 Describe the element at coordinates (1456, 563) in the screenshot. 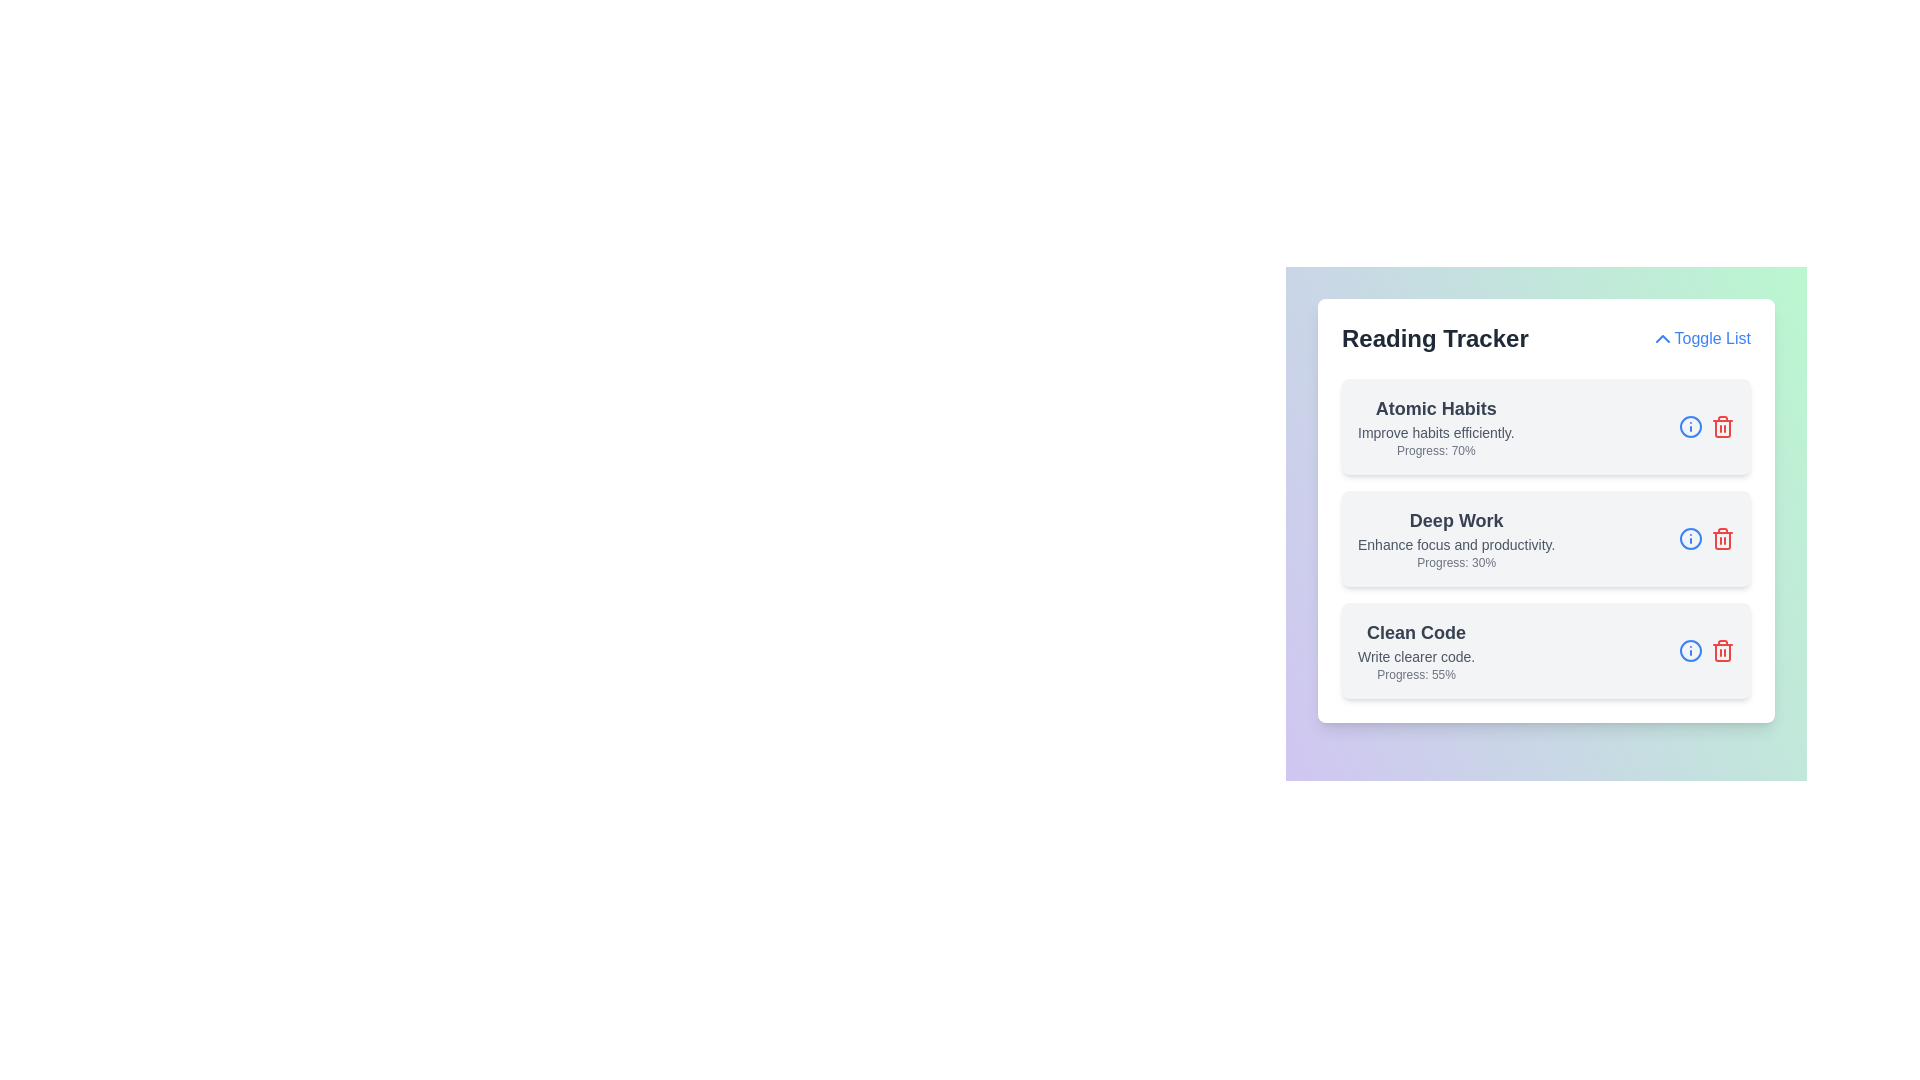

I see `the progress percentage text label for the 'Deep Work' item in the Reading Tracker, which is located at the end of the card, following the text 'Enhance focus and productivity.'` at that location.